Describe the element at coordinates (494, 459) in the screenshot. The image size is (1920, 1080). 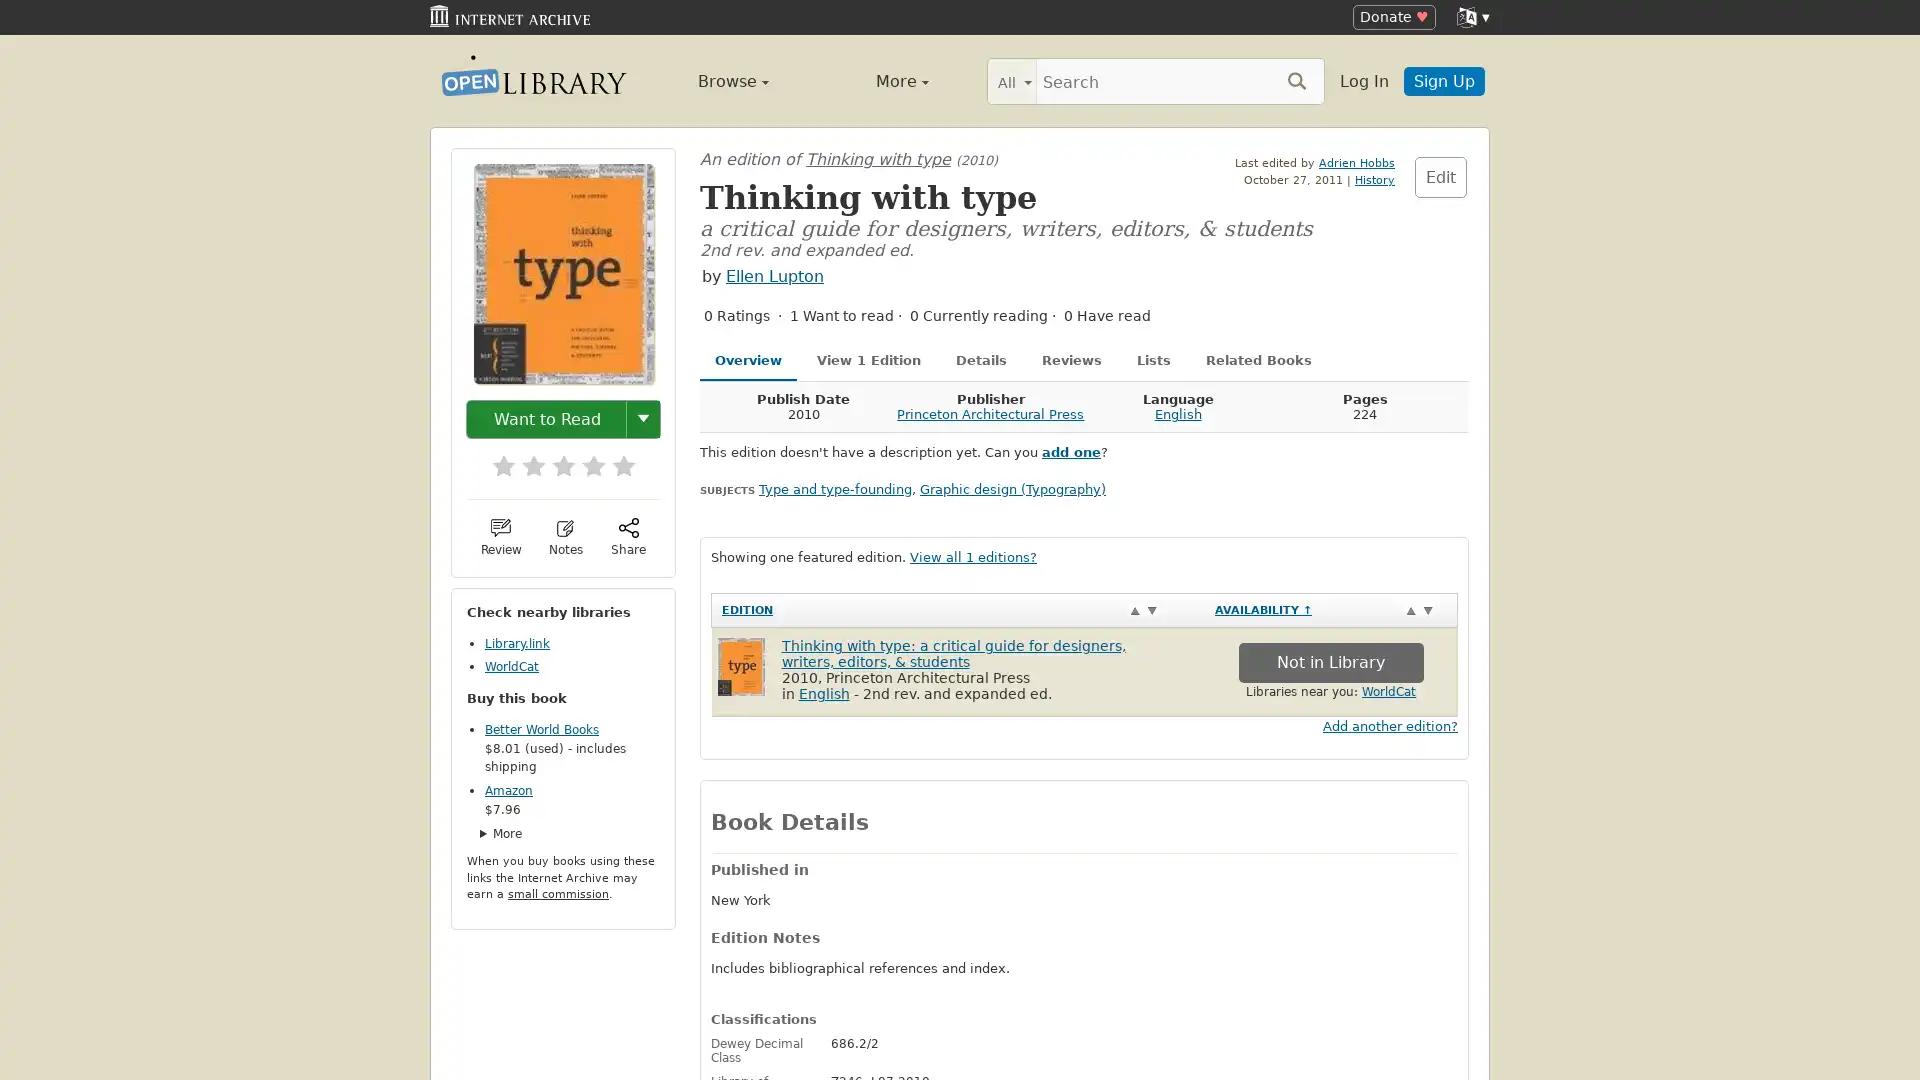
I see `1` at that location.